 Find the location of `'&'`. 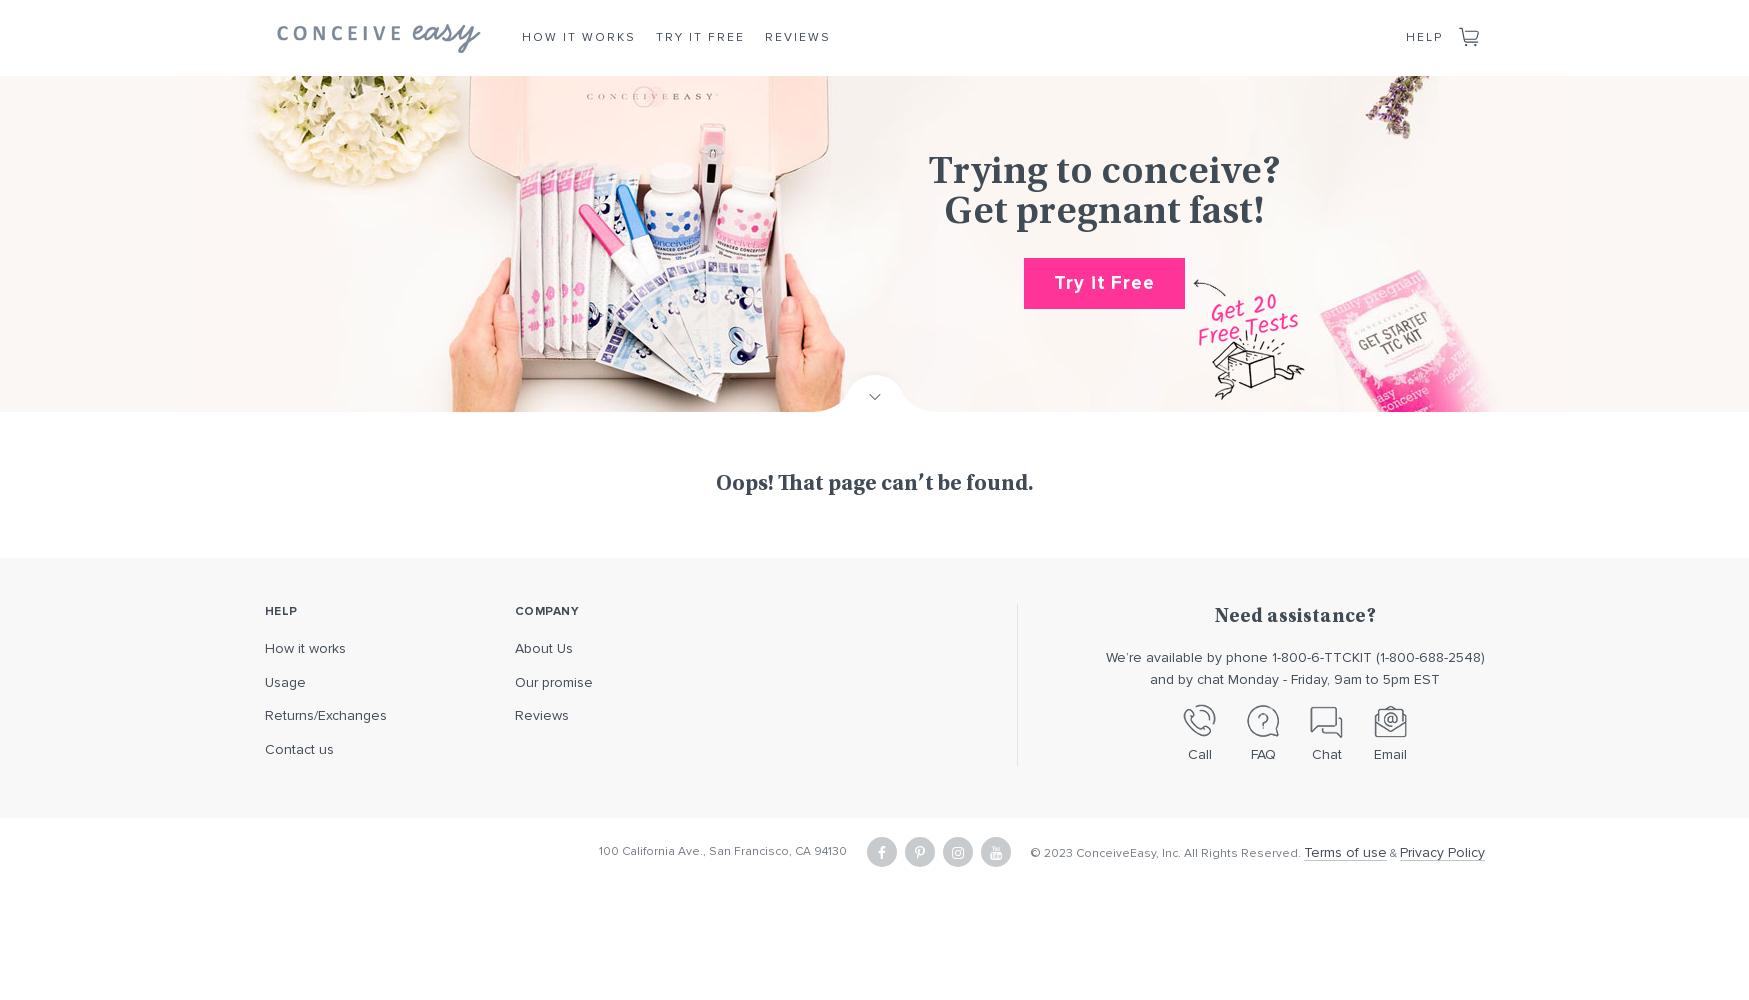

'&' is located at coordinates (1391, 851).